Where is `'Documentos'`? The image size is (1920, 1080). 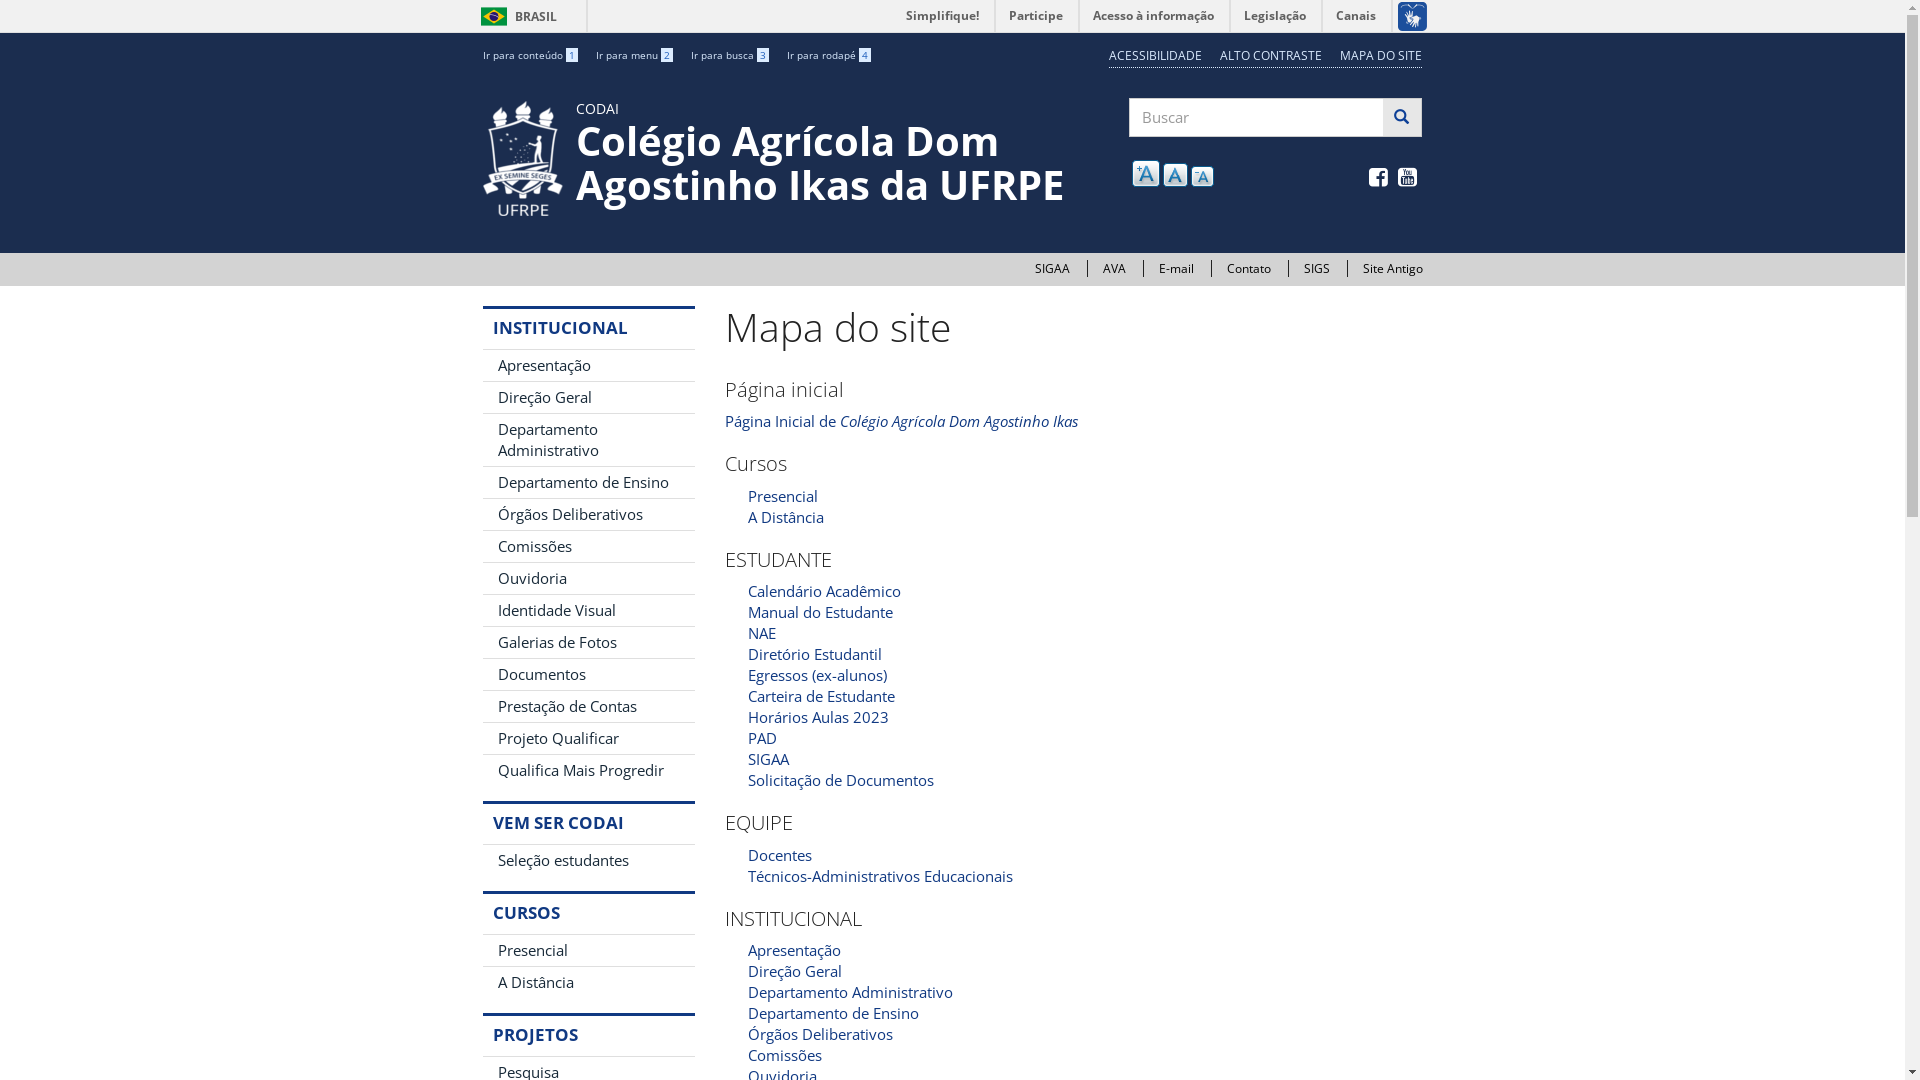
'Documentos' is located at coordinates (587, 674).